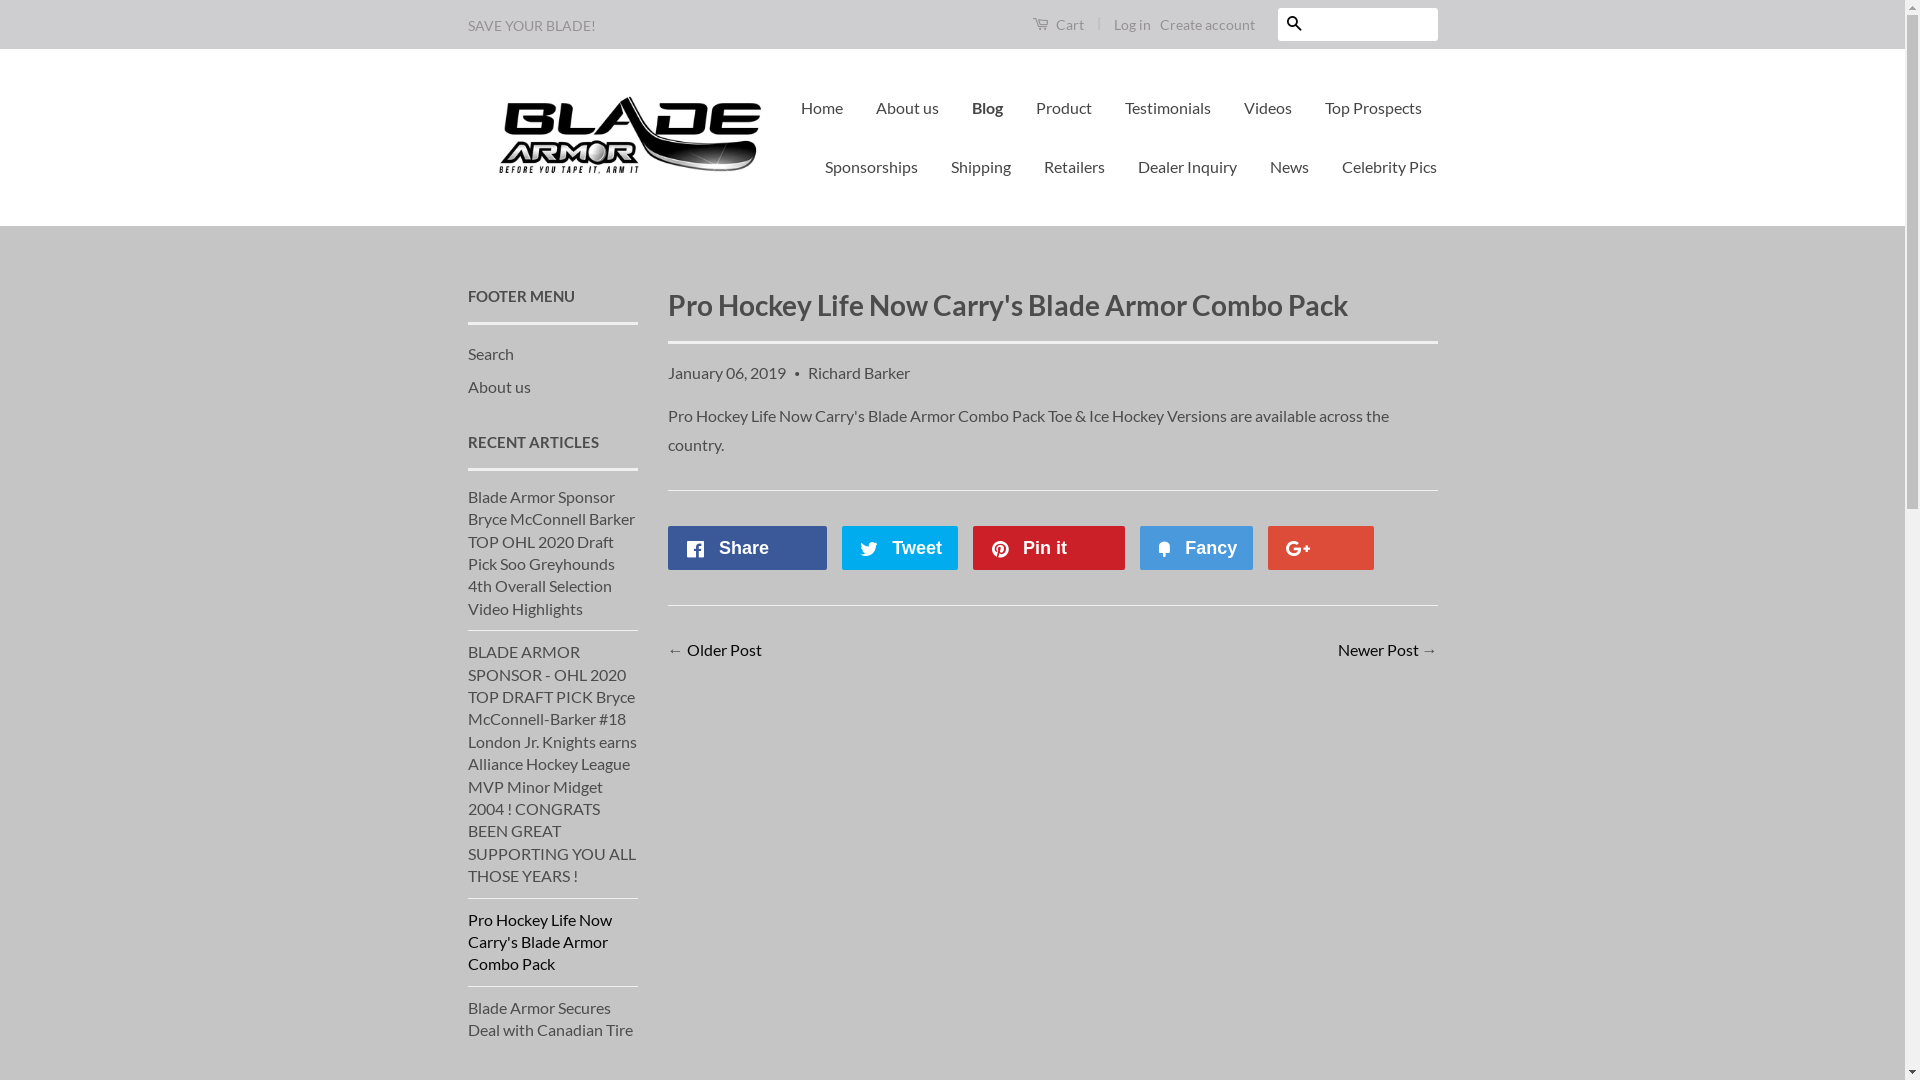  Describe the element at coordinates (539, 941) in the screenshot. I see `'Pro Hockey Life Now Carry's Blade Armor Combo Pack'` at that location.